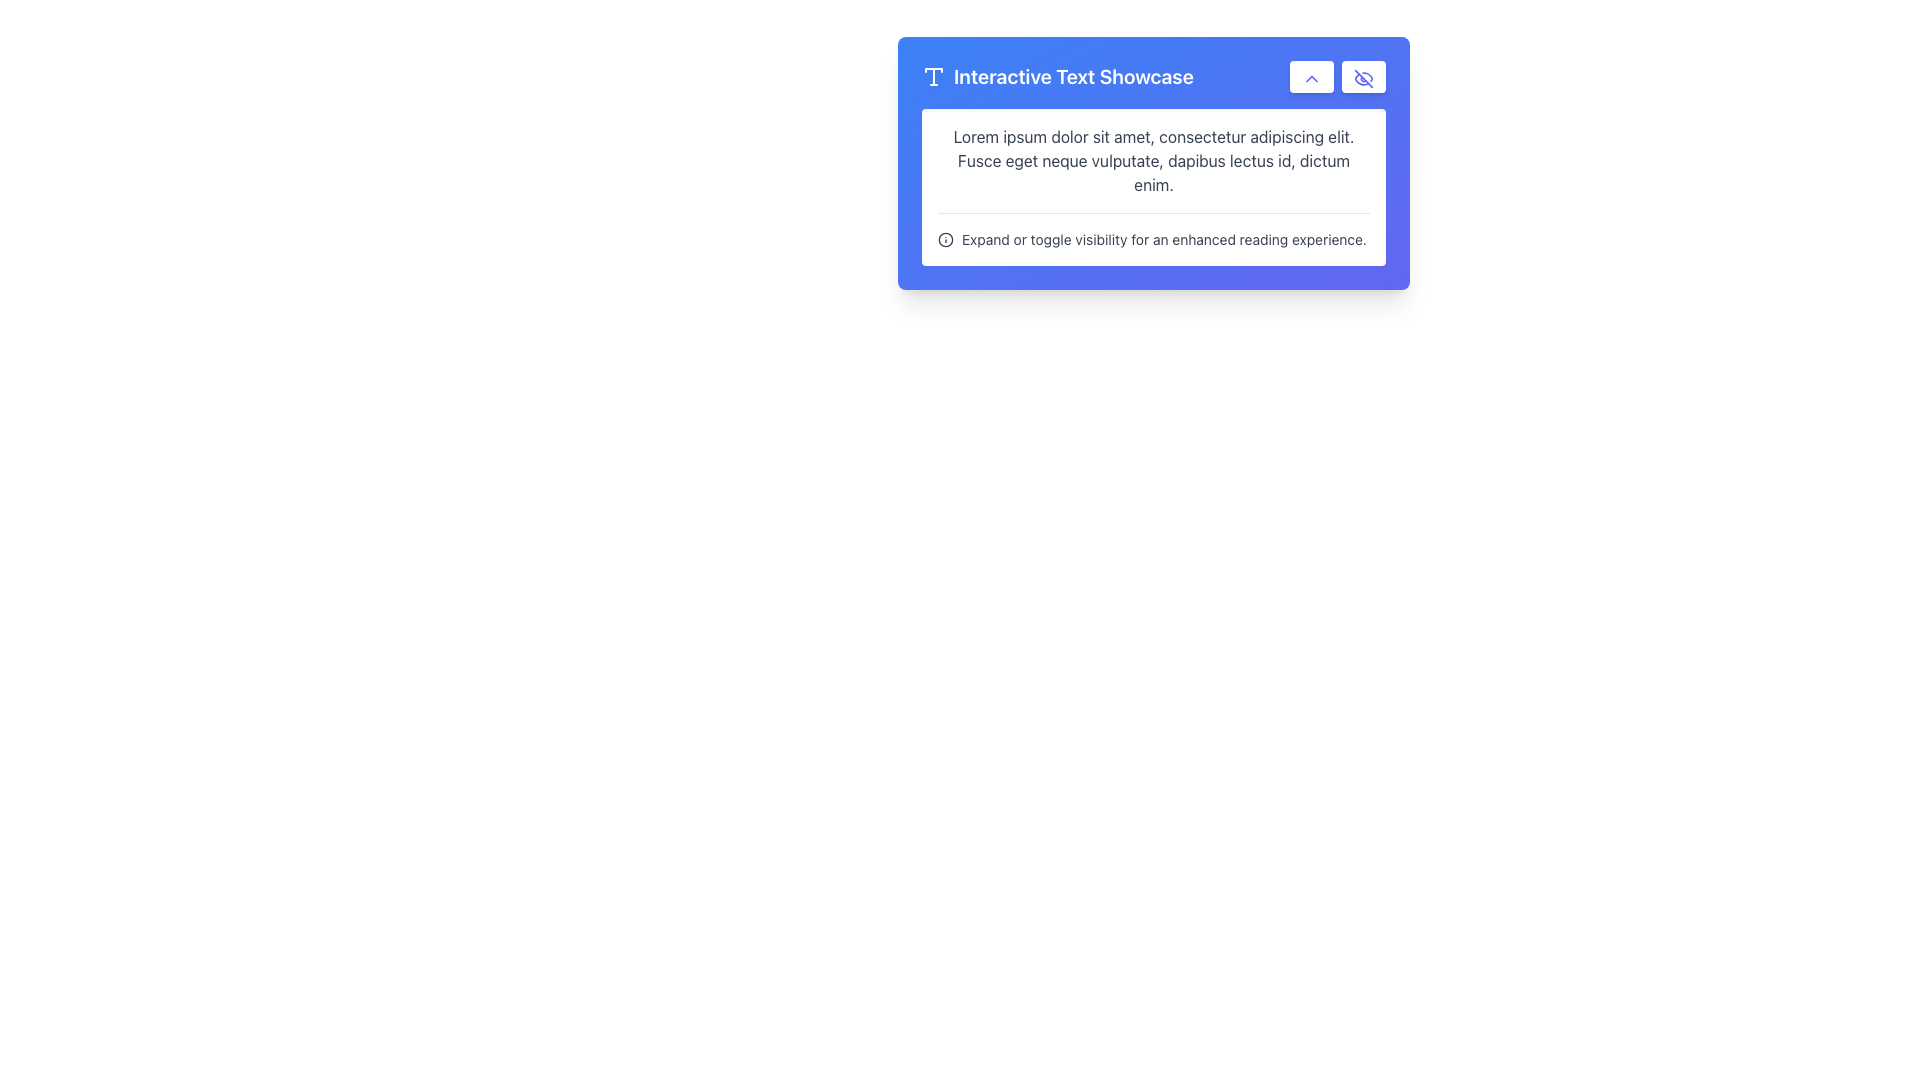 The width and height of the screenshot is (1920, 1080). I want to click on the information icon located to the left of the sentence text that reads 'Expand or toggle visibility for an enhanced reading experience.', so click(944, 238).